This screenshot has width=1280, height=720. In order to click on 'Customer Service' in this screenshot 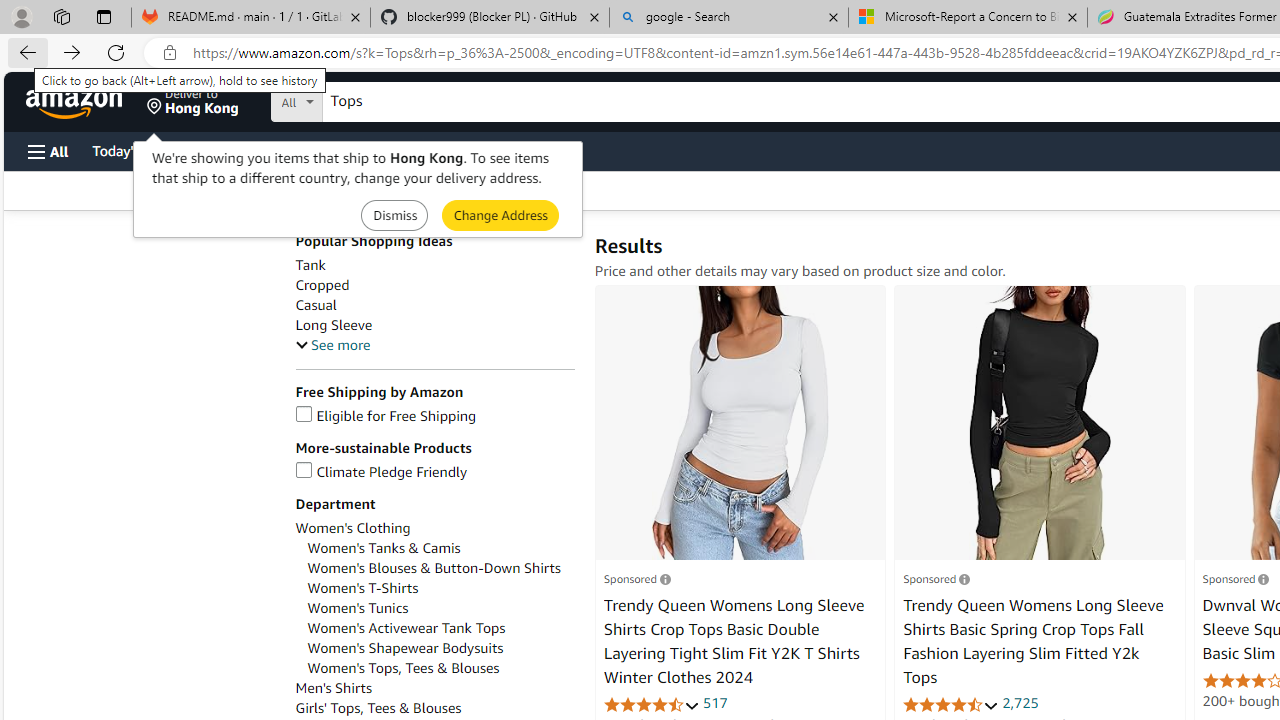, I will do `click(255, 149)`.